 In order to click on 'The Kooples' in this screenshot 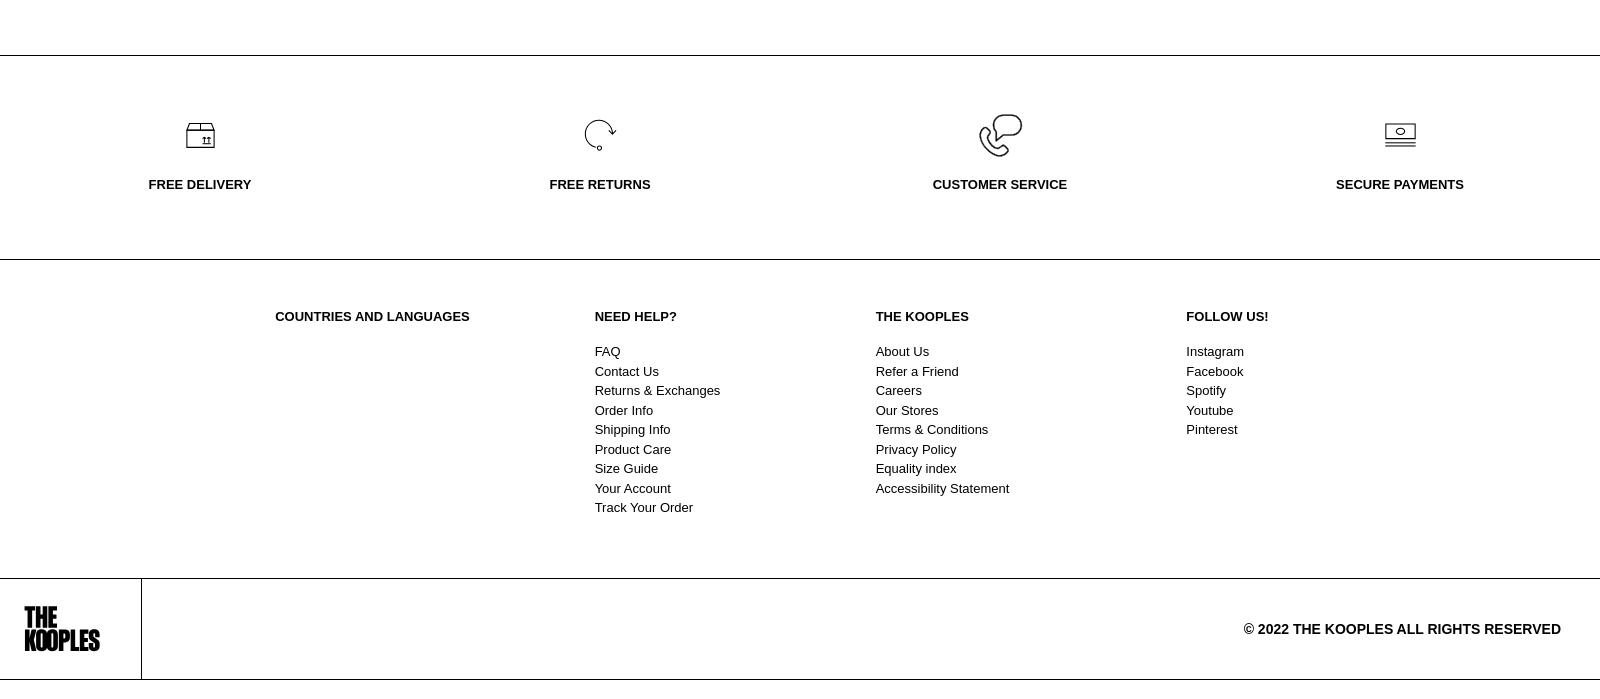, I will do `click(920, 316)`.